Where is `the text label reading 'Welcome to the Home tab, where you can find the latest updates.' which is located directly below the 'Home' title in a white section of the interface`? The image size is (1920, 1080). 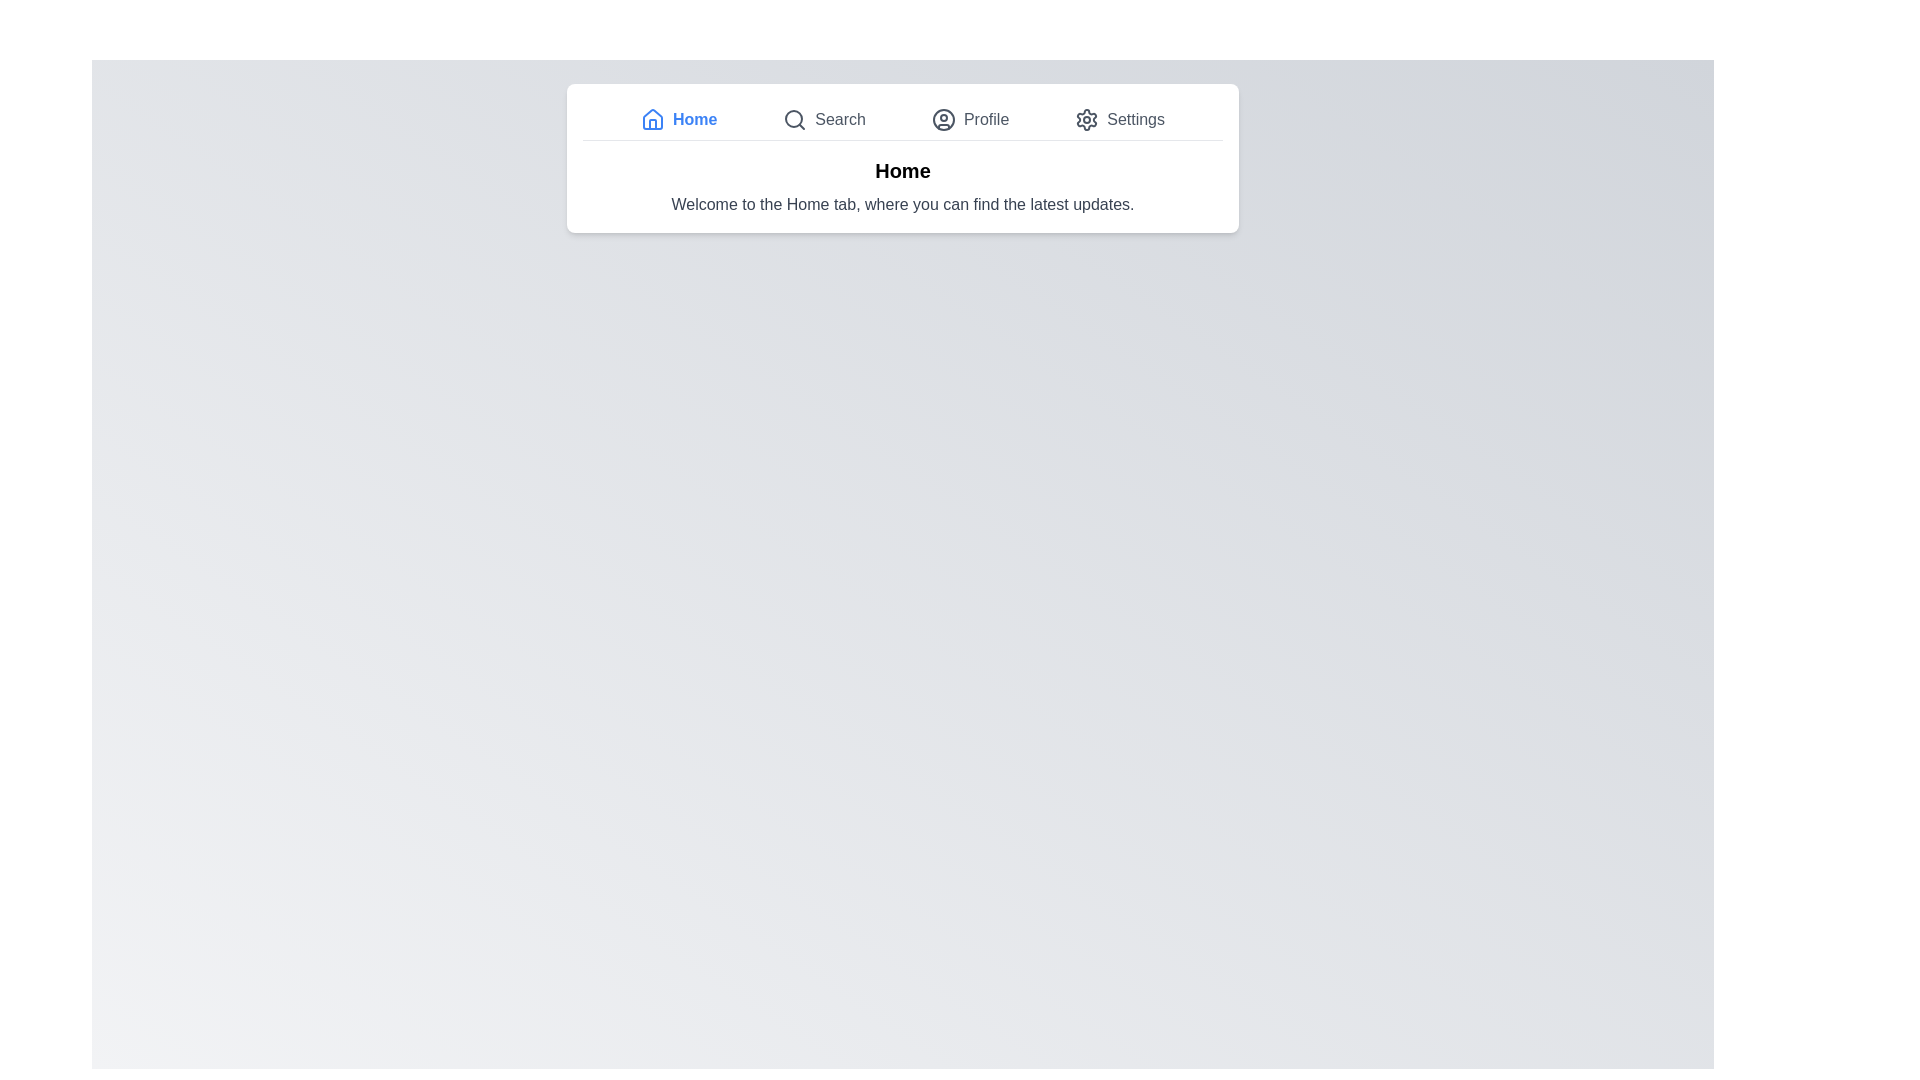 the text label reading 'Welcome to the Home tab, where you can find the latest updates.' which is located directly below the 'Home' title in a white section of the interface is located at coordinates (901, 204).